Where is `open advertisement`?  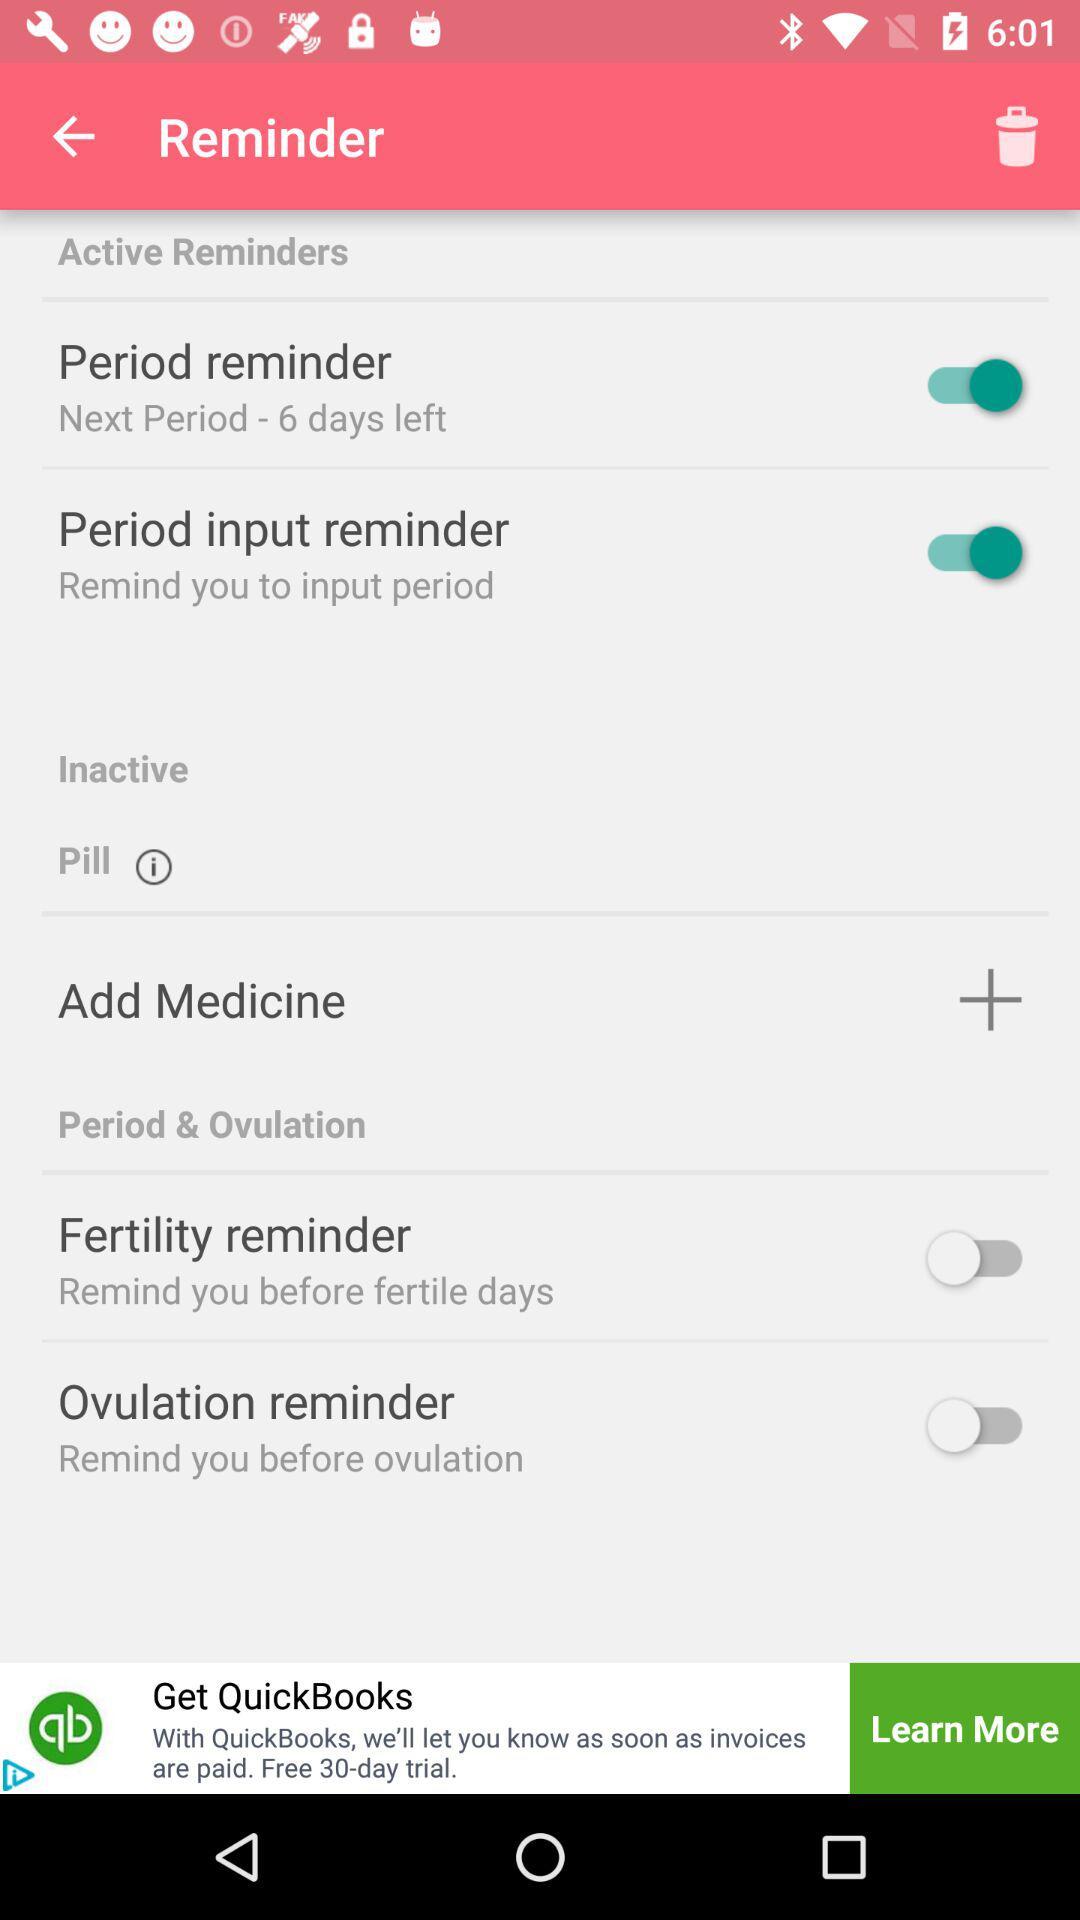 open advertisement is located at coordinates (18, 1775).